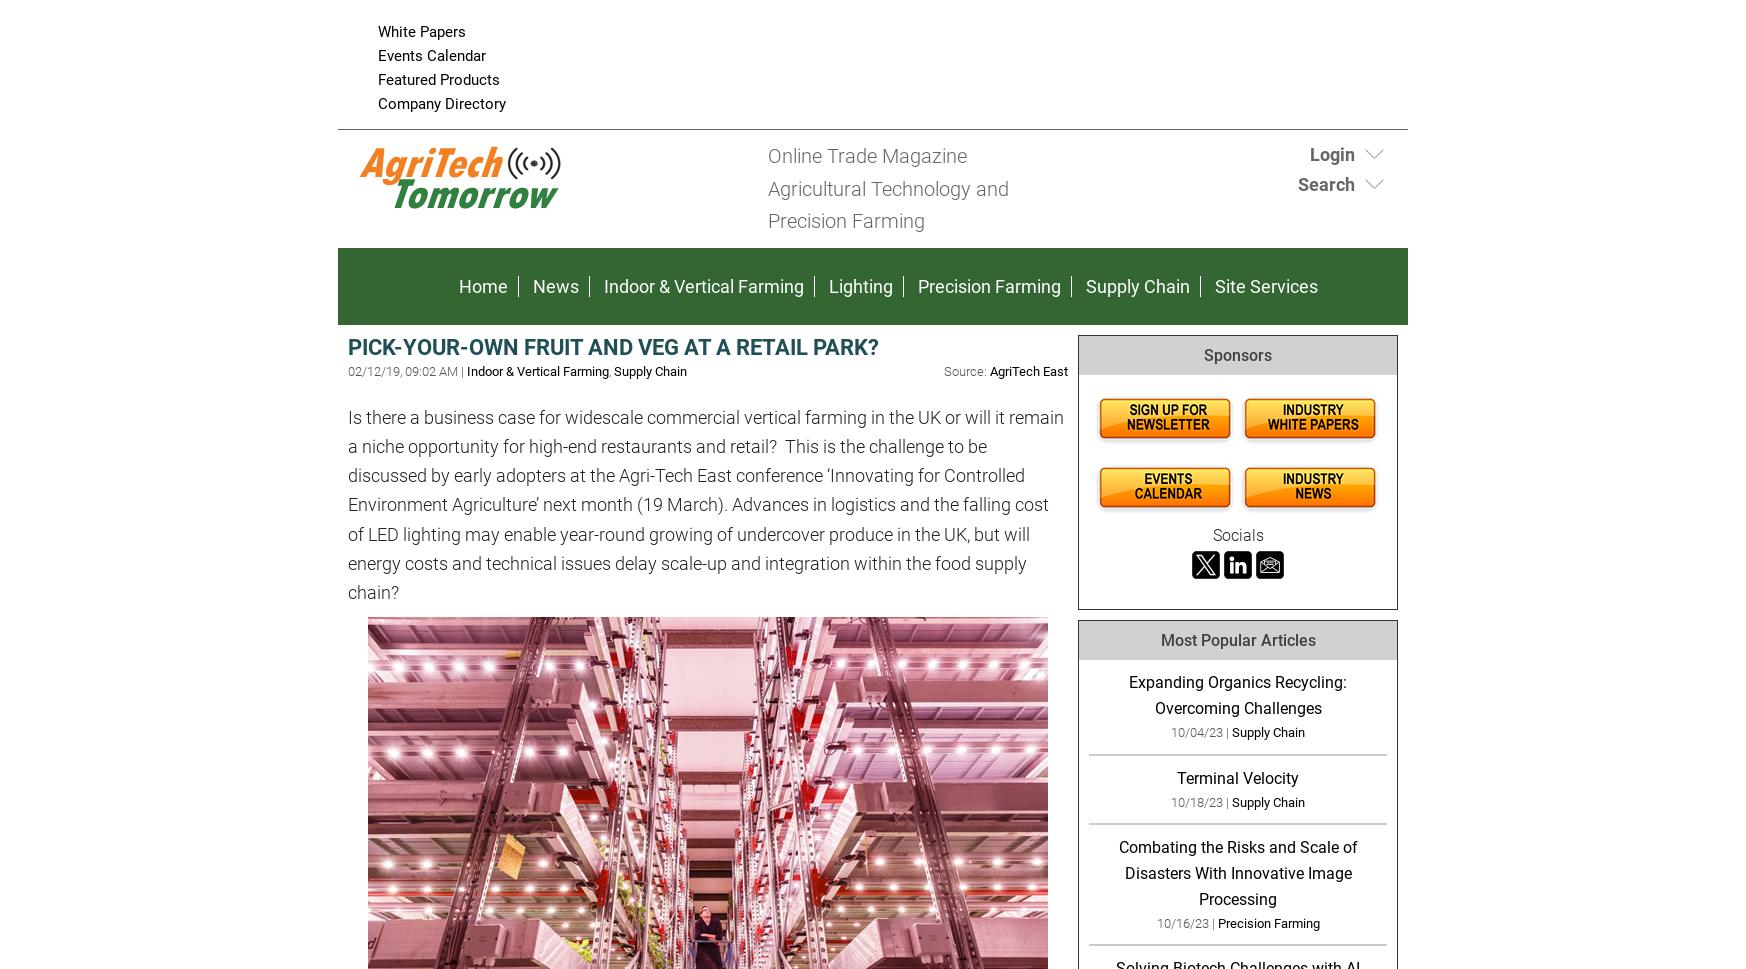 The width and height of the screenshot is (1746, 969). Describe the element at coordinates (377, 79) in the screenshot. I see `'Featured Products'` at that location.